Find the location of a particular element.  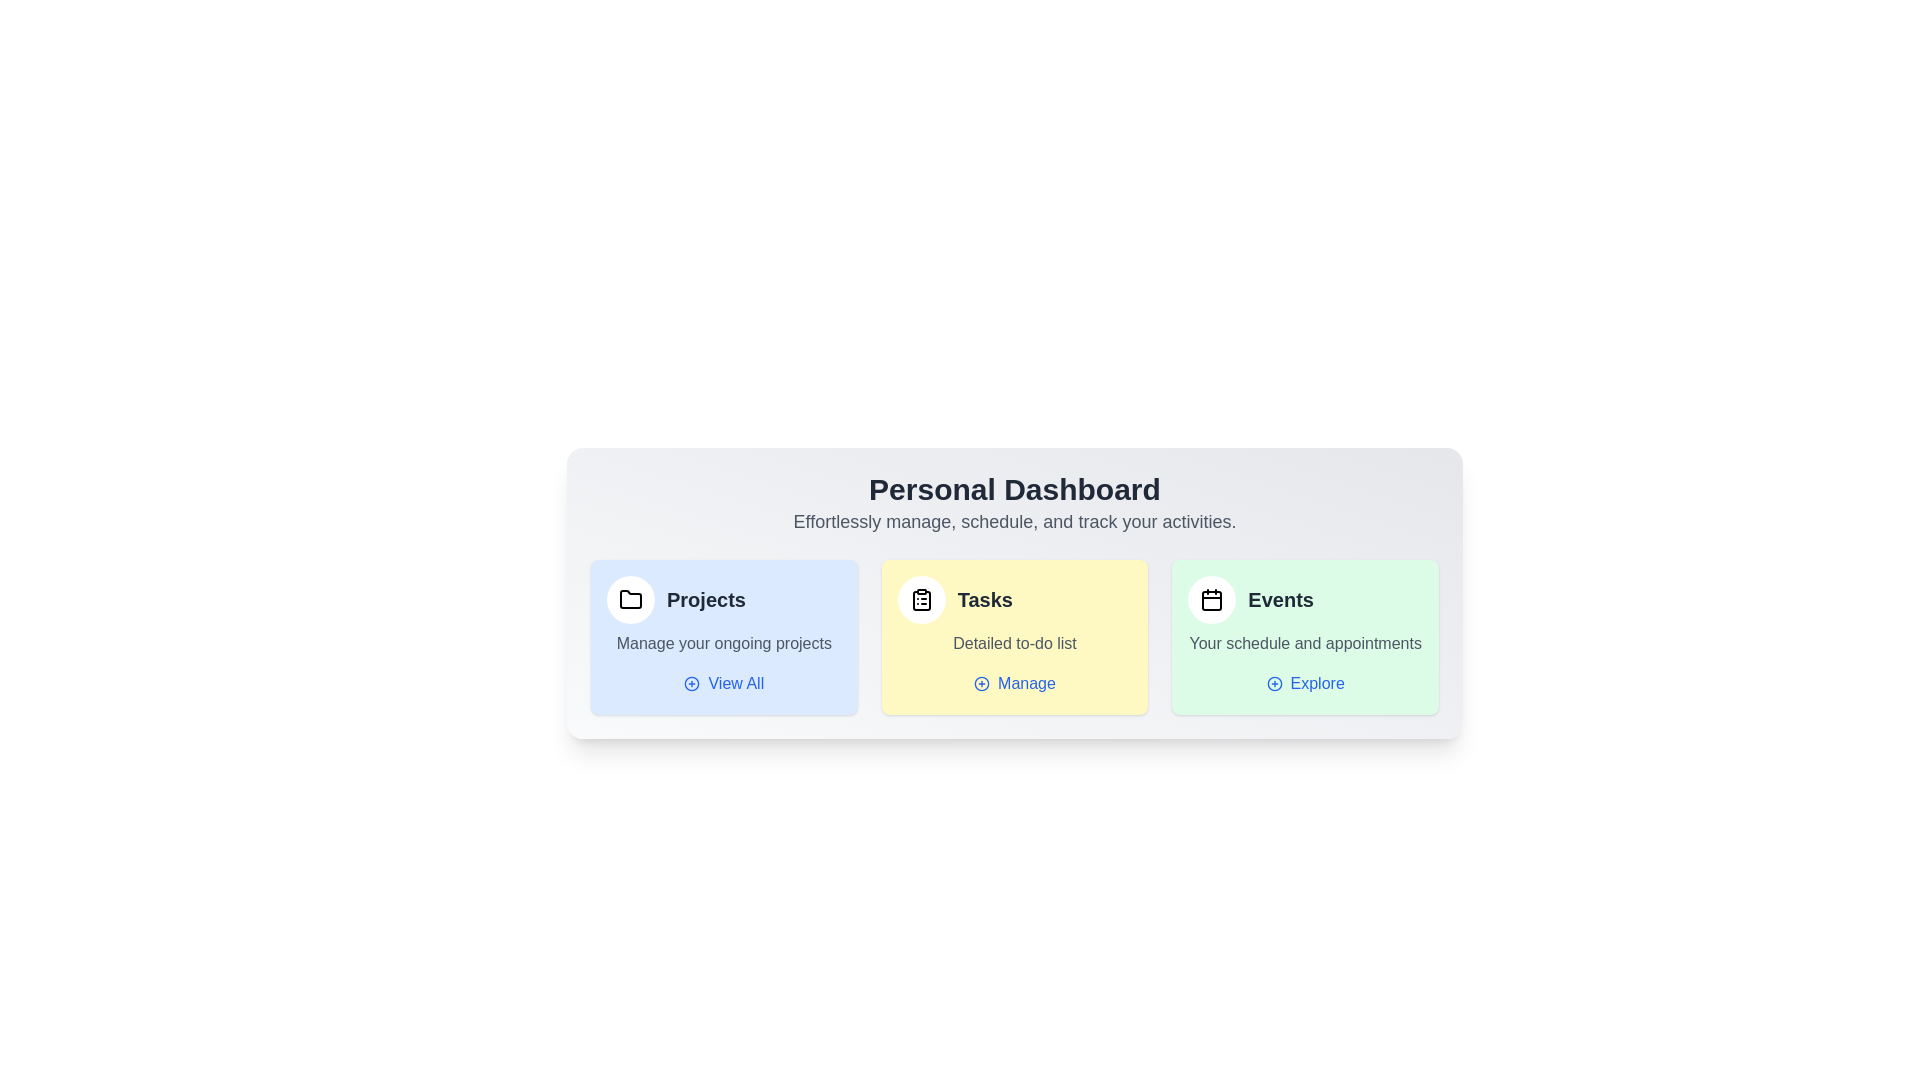

'View All' button under the 'Projects' section is located at coordinates (723, 682).